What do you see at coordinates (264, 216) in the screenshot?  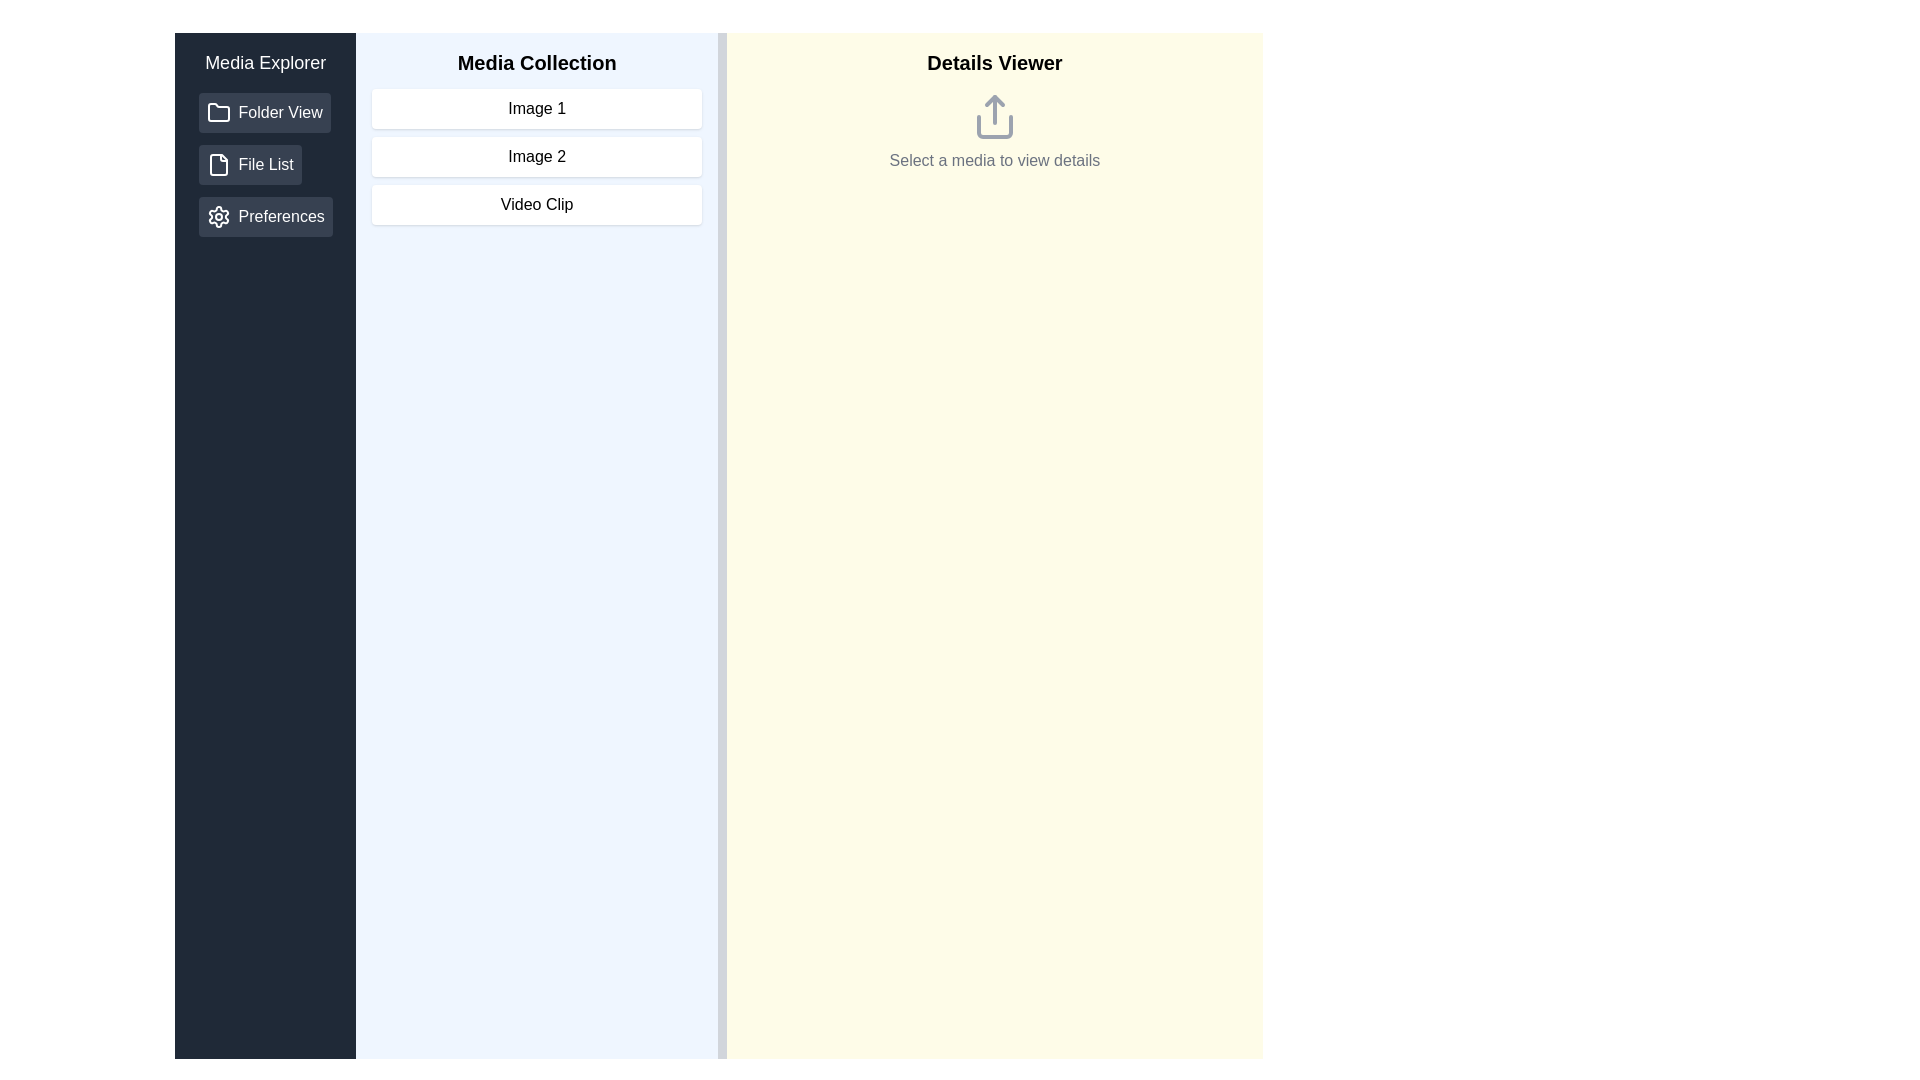 I see `the third button in the vertical stack of the left sidebar, located below 'Folder View' and 'File List' in the 'Media Explorer' section, to observe the hover effect` at bounding box center [264, 216].